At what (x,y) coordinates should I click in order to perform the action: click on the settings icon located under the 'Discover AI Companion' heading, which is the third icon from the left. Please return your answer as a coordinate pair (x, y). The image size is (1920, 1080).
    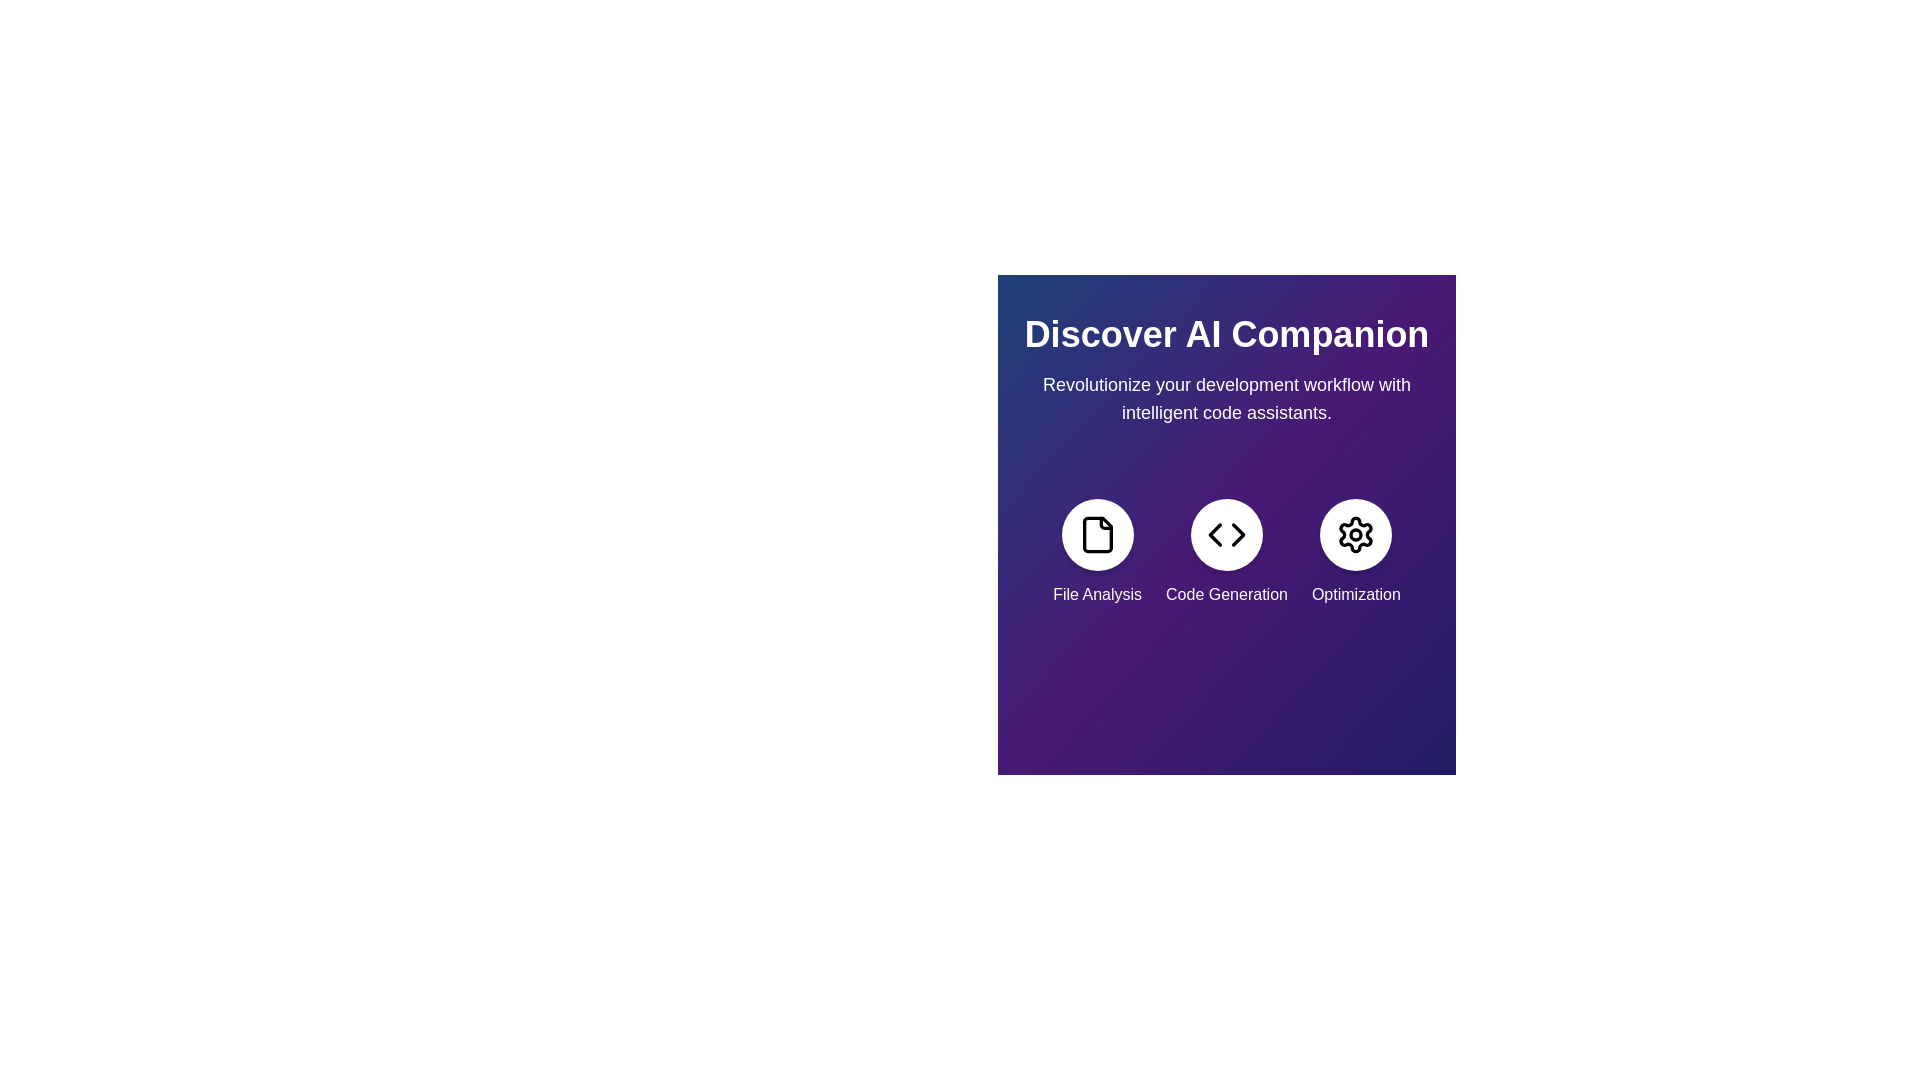
    Looking at the image, I should click on (1356, 534).